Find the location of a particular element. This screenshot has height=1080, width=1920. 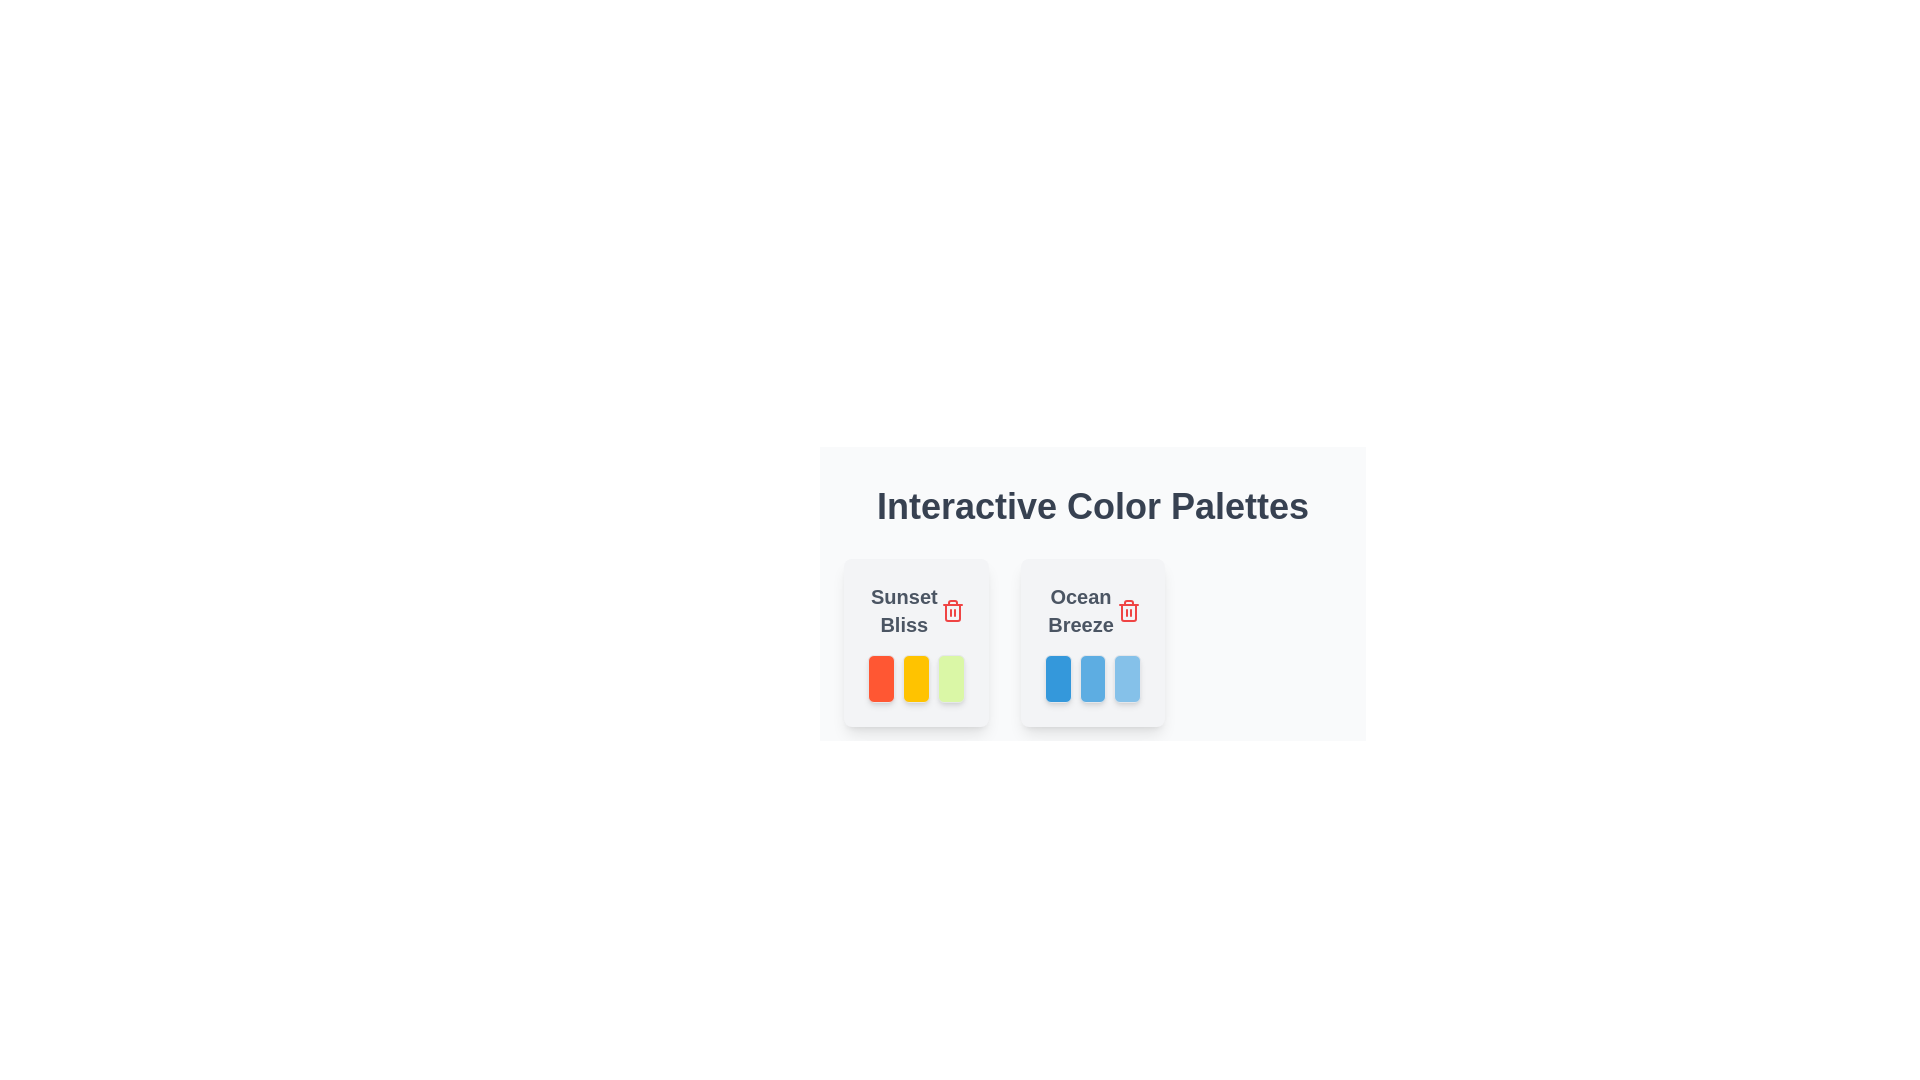

the text label that indicates the name of the color palette displayed above the three colored squares on the leftmost card in the horizontally aligned set of cards is located at coordinates (915, 609).